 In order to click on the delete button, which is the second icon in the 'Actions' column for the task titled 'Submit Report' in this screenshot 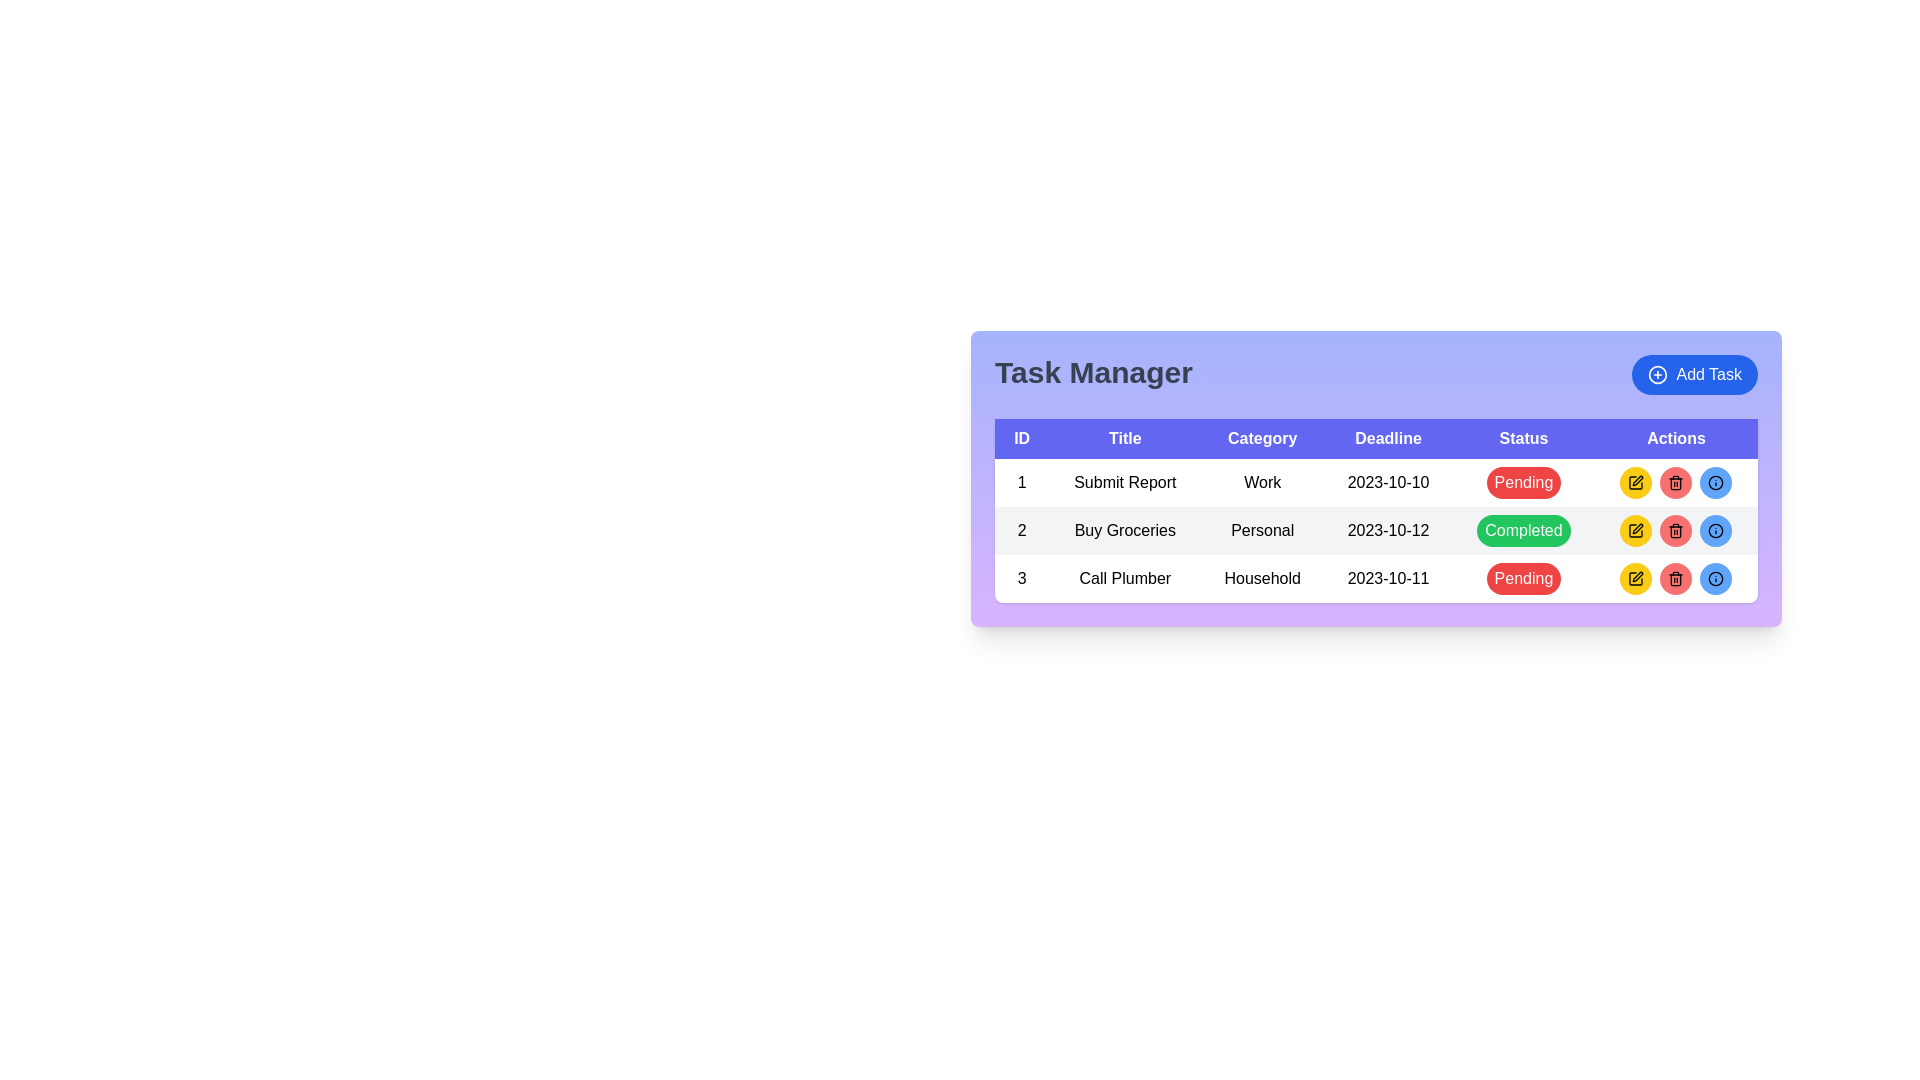, I will do `click(1675, 530)`.